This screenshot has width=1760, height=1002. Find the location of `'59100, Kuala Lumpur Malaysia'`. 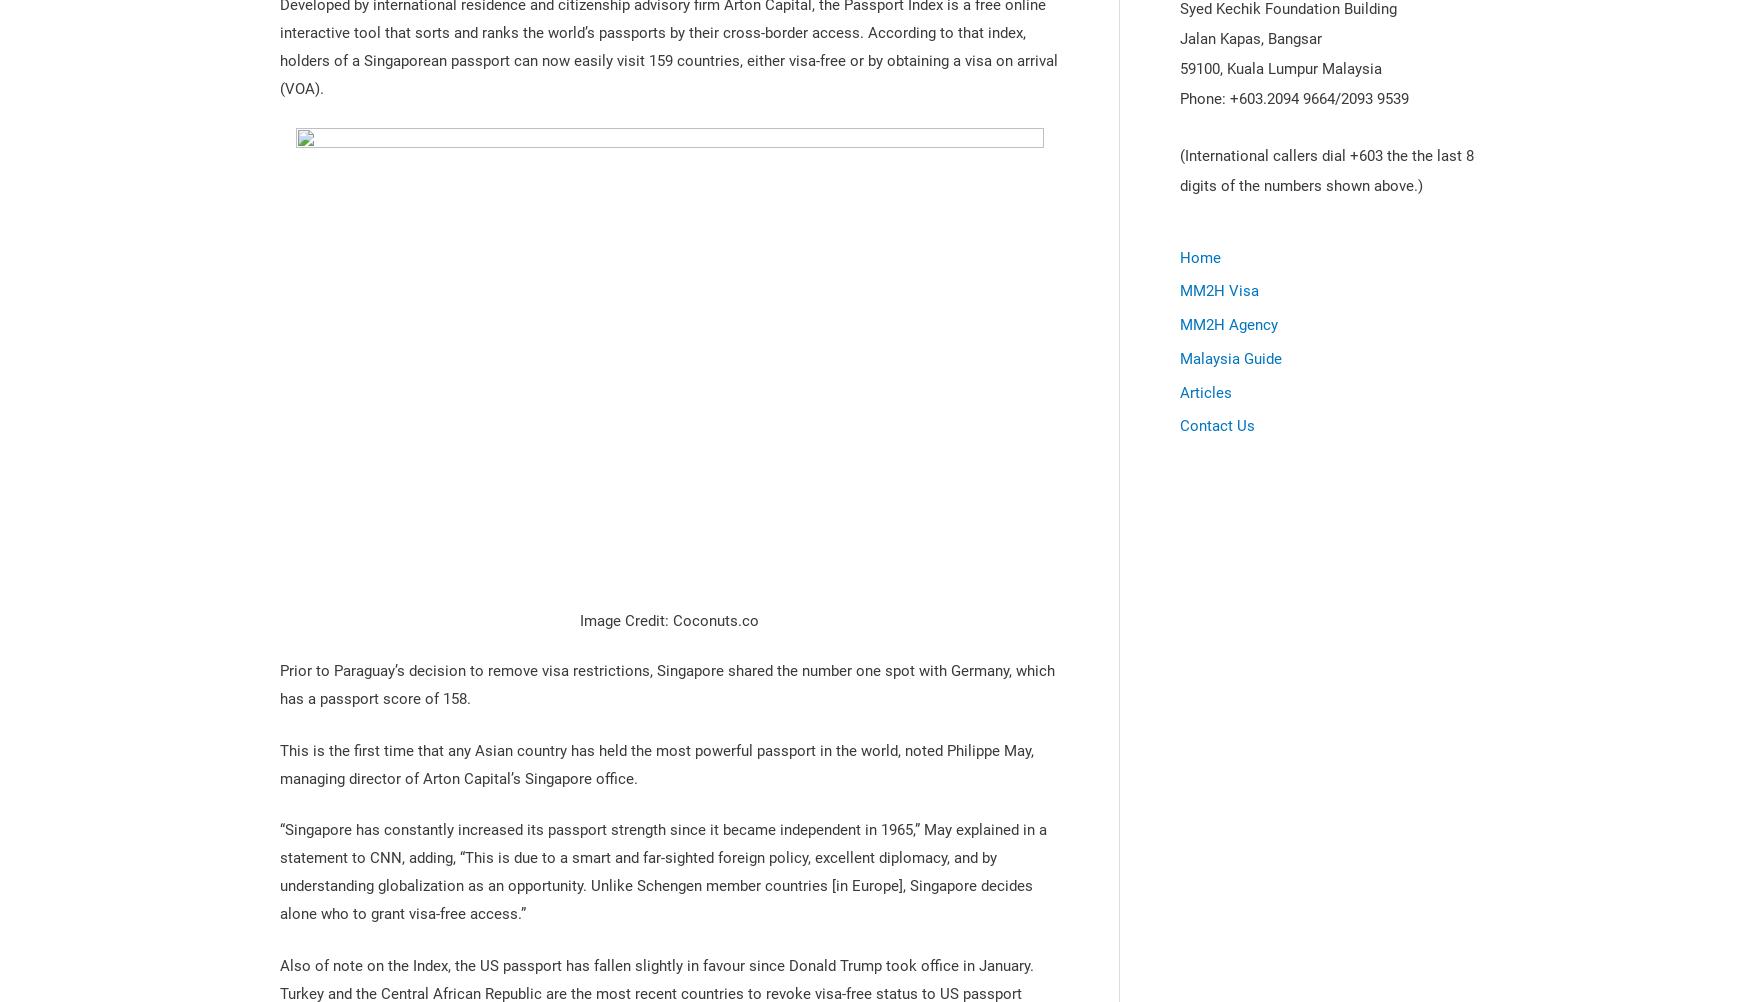

'59100, Kuala Lumpur Malaysia' is located at coordinates (1279, 69).